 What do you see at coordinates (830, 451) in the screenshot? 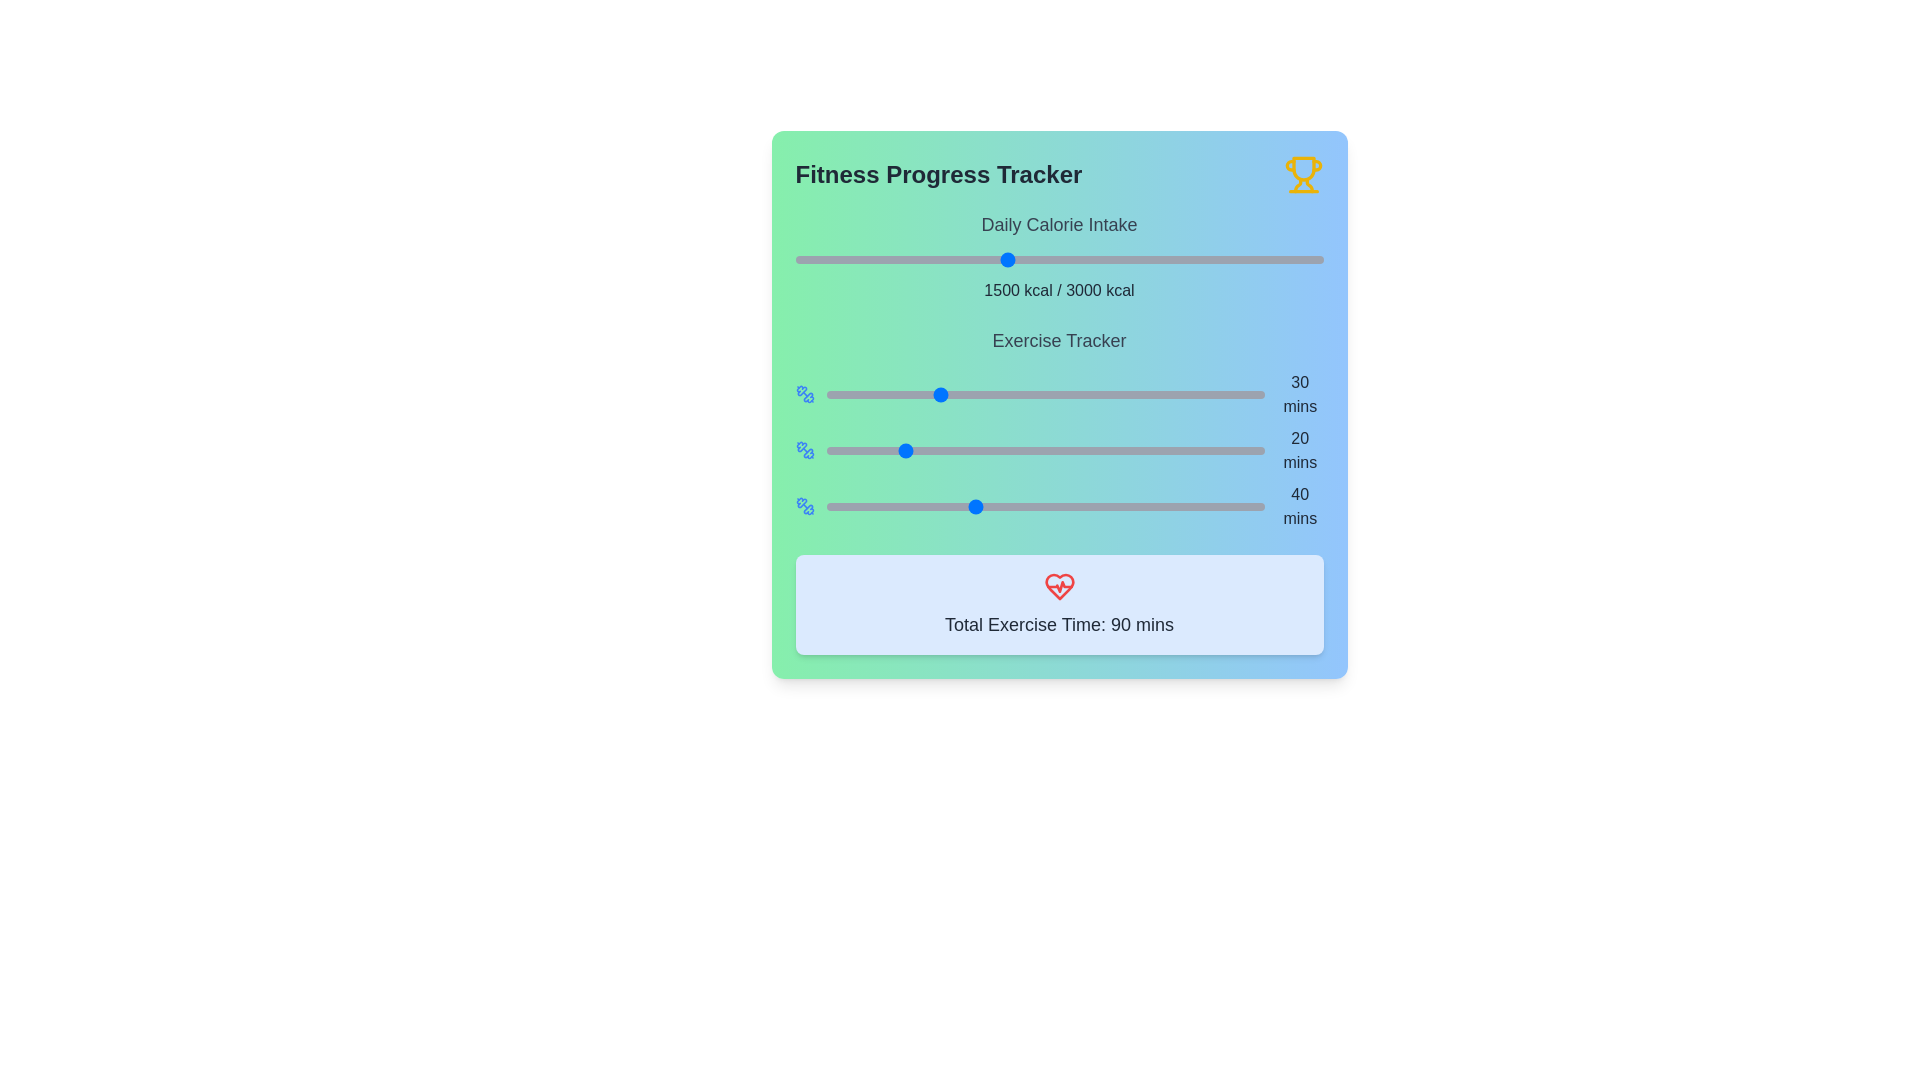
I see `the slider value` at bounding box center [830, 451].